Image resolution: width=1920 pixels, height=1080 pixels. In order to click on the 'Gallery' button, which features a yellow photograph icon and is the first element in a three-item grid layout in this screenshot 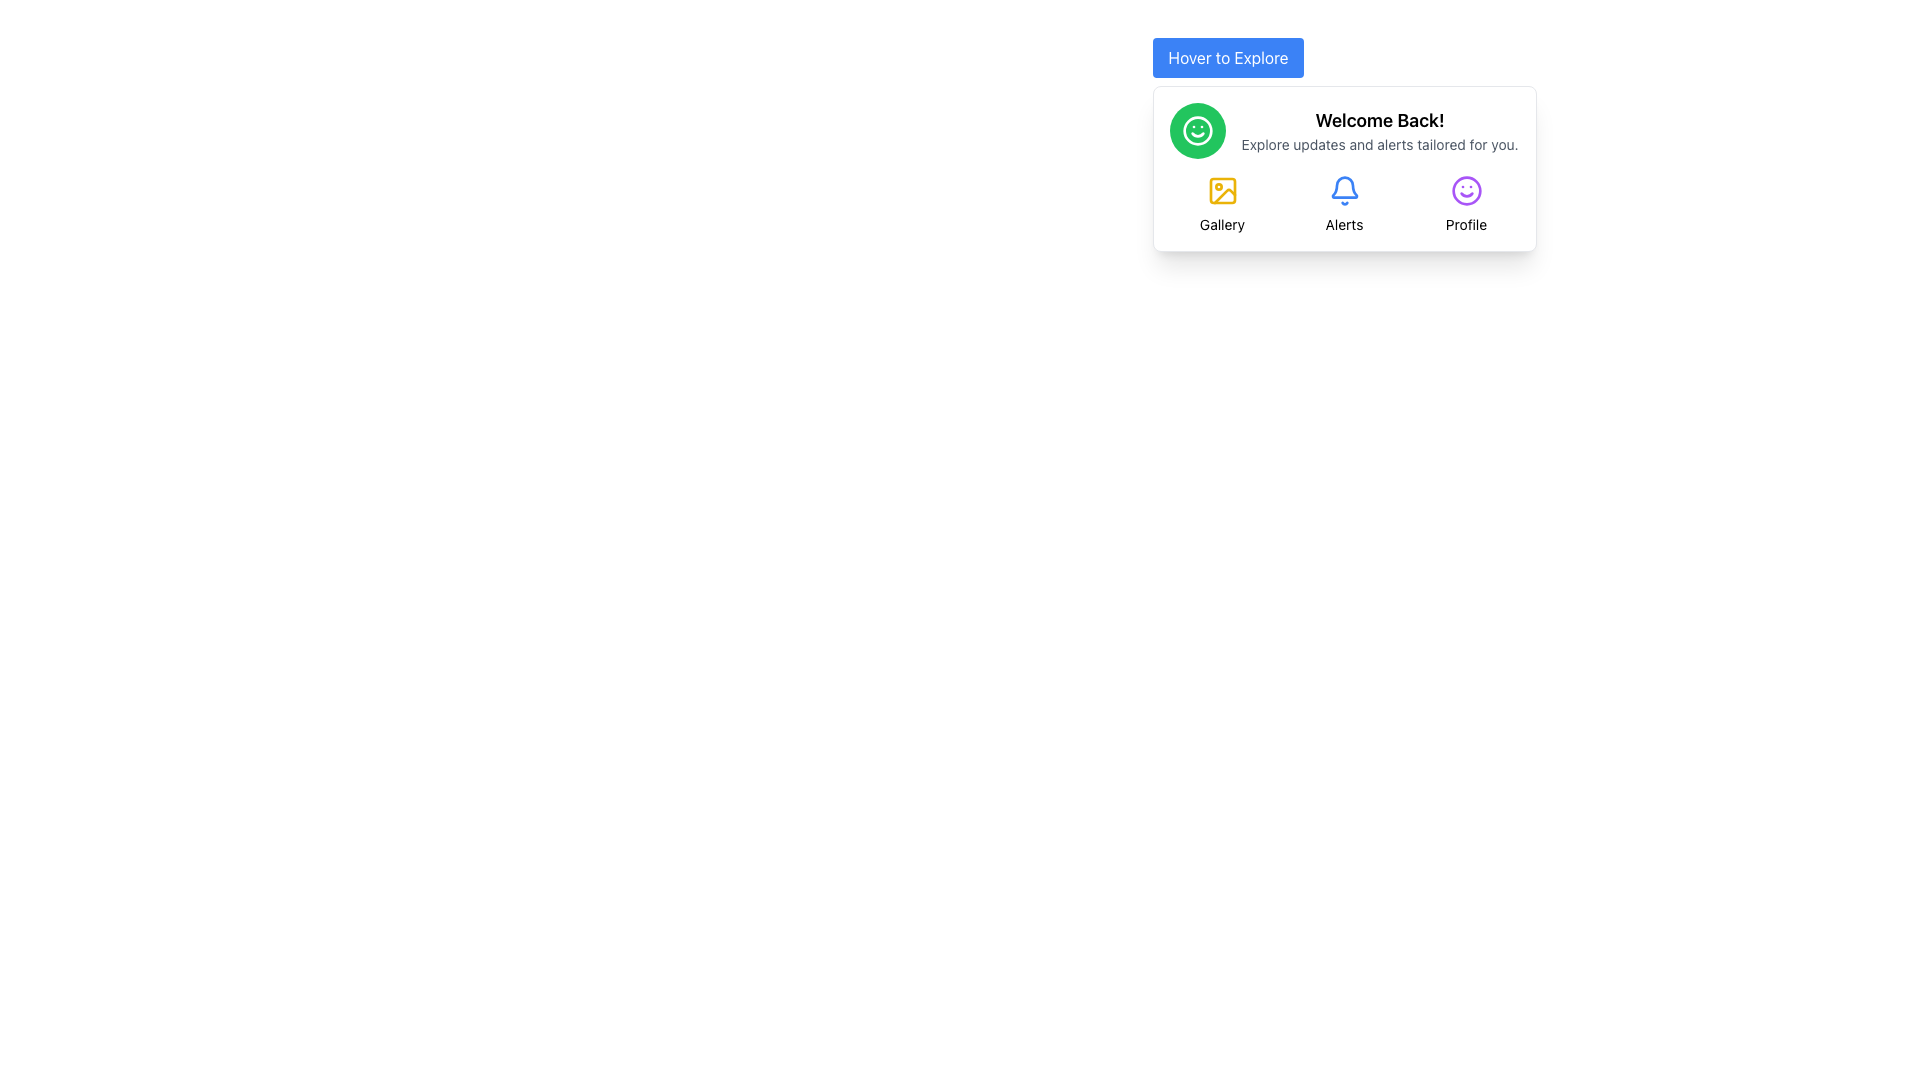, I will do `click(1221, 204)`.